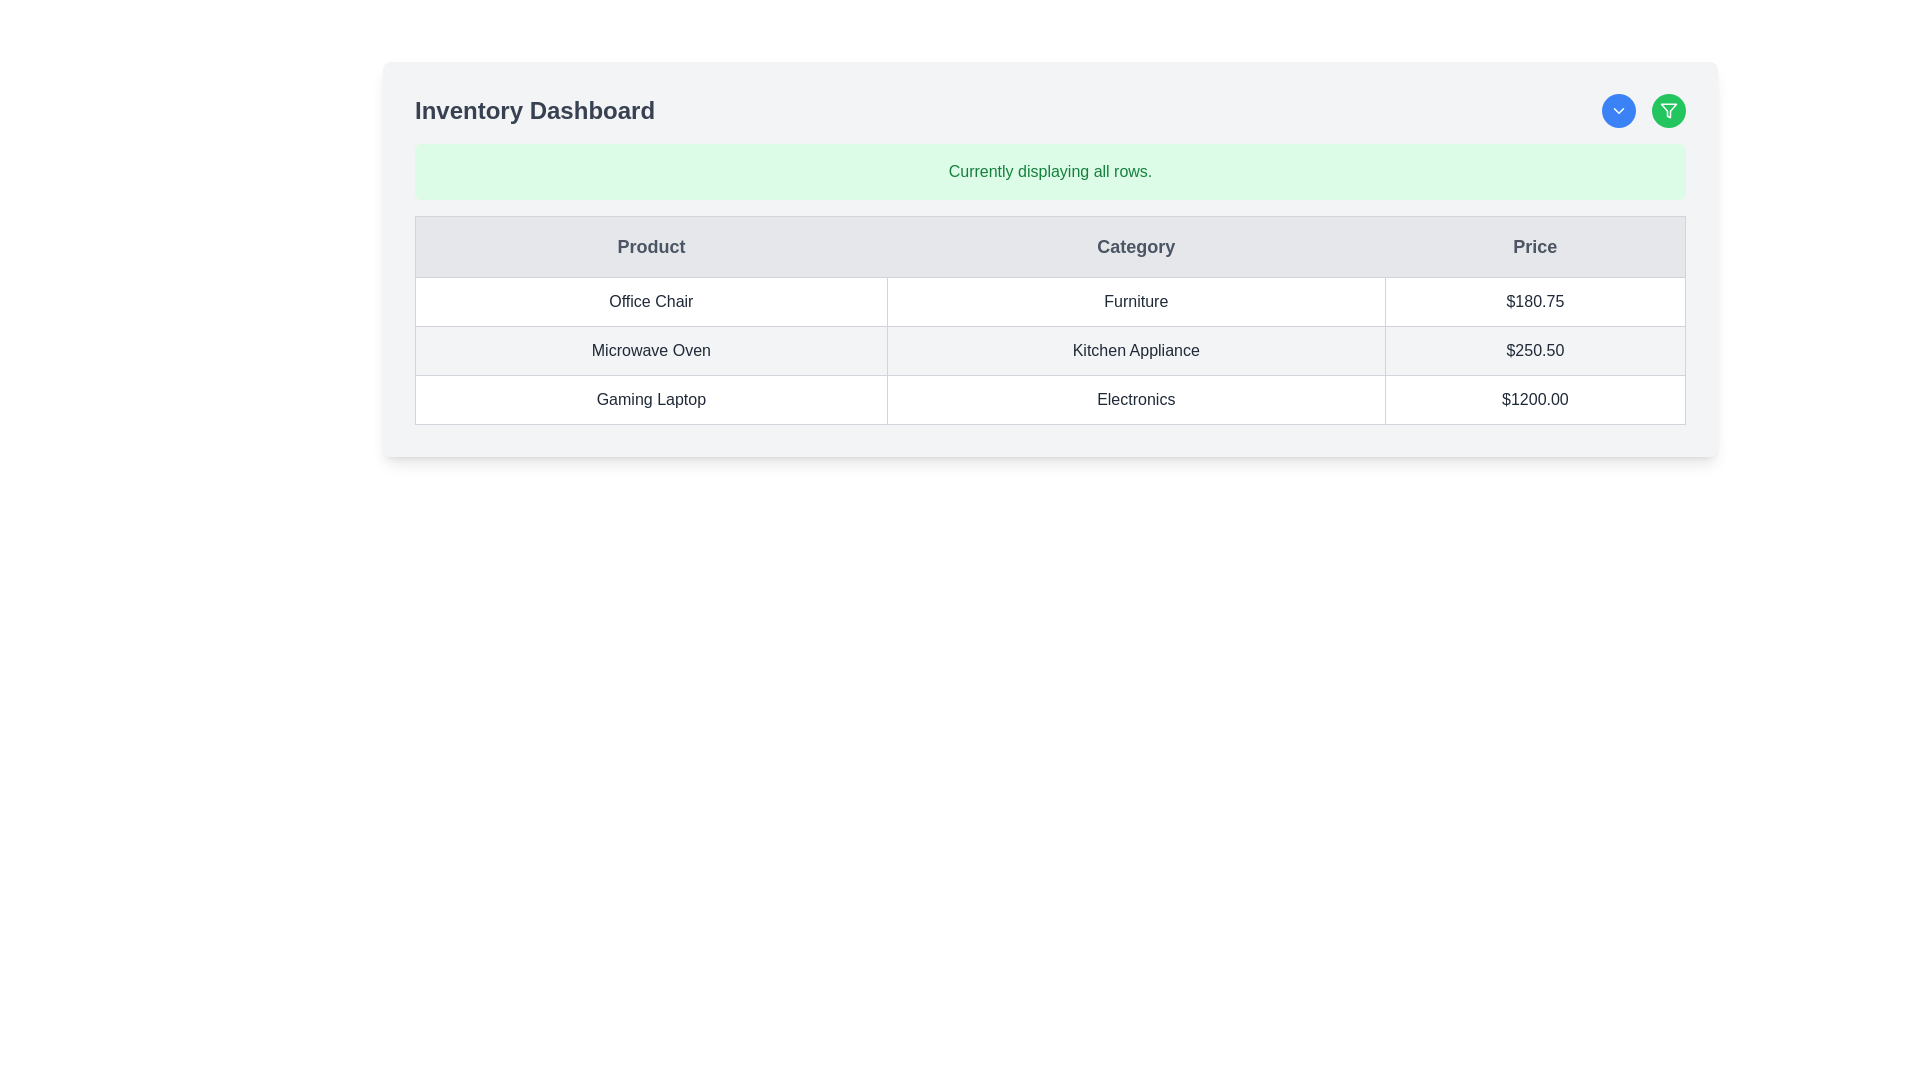 This screenshot has height=1080, width=1920. Describe the element at coordinates (1534, 350) in the screenshot. I see `the price label for the product 'Microwave Oven', located in the third column of the second row of a table under the header 'Price'` at that location.